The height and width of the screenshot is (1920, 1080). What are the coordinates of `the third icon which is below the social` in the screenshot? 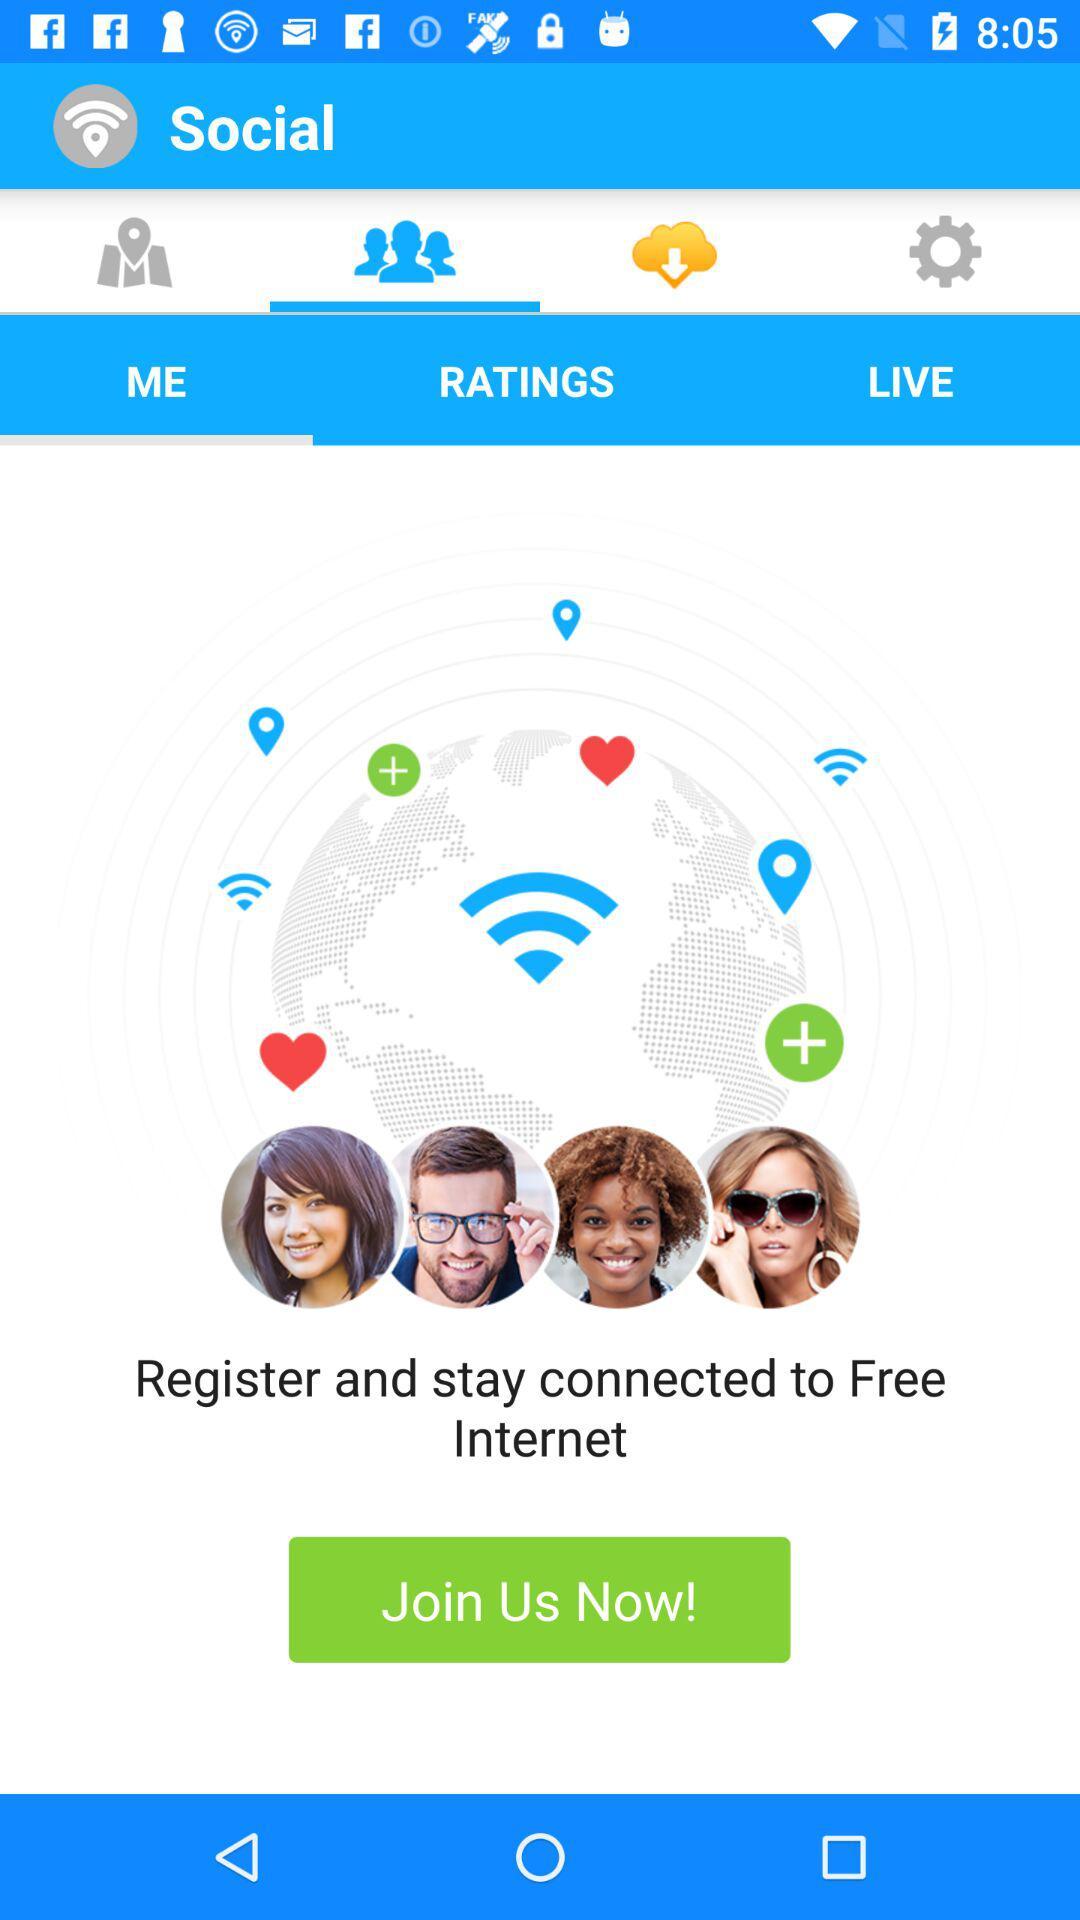 It's located at (674, 250).